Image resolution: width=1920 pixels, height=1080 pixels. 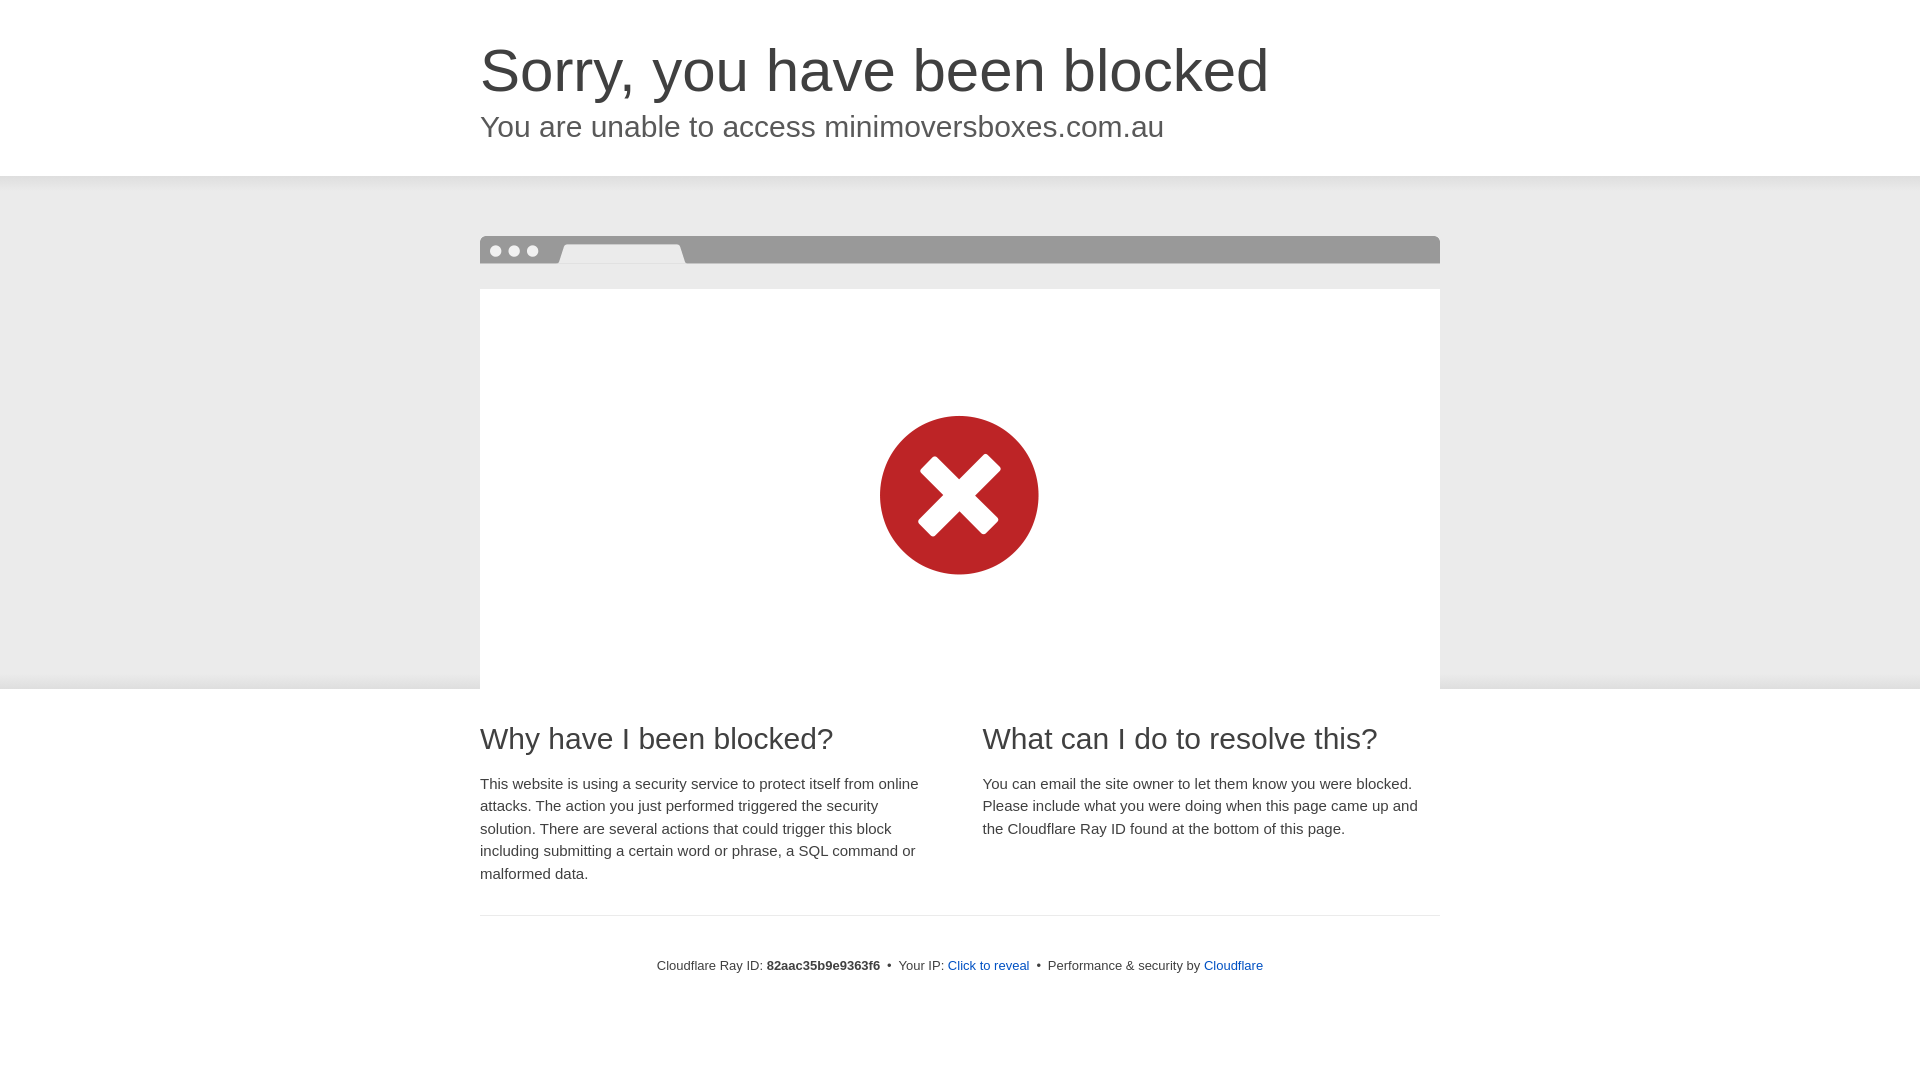 What do you see at coordinates (988, 964) in the screenshot?
I see `'Click to reveal'` at bounding box center [988, 964].